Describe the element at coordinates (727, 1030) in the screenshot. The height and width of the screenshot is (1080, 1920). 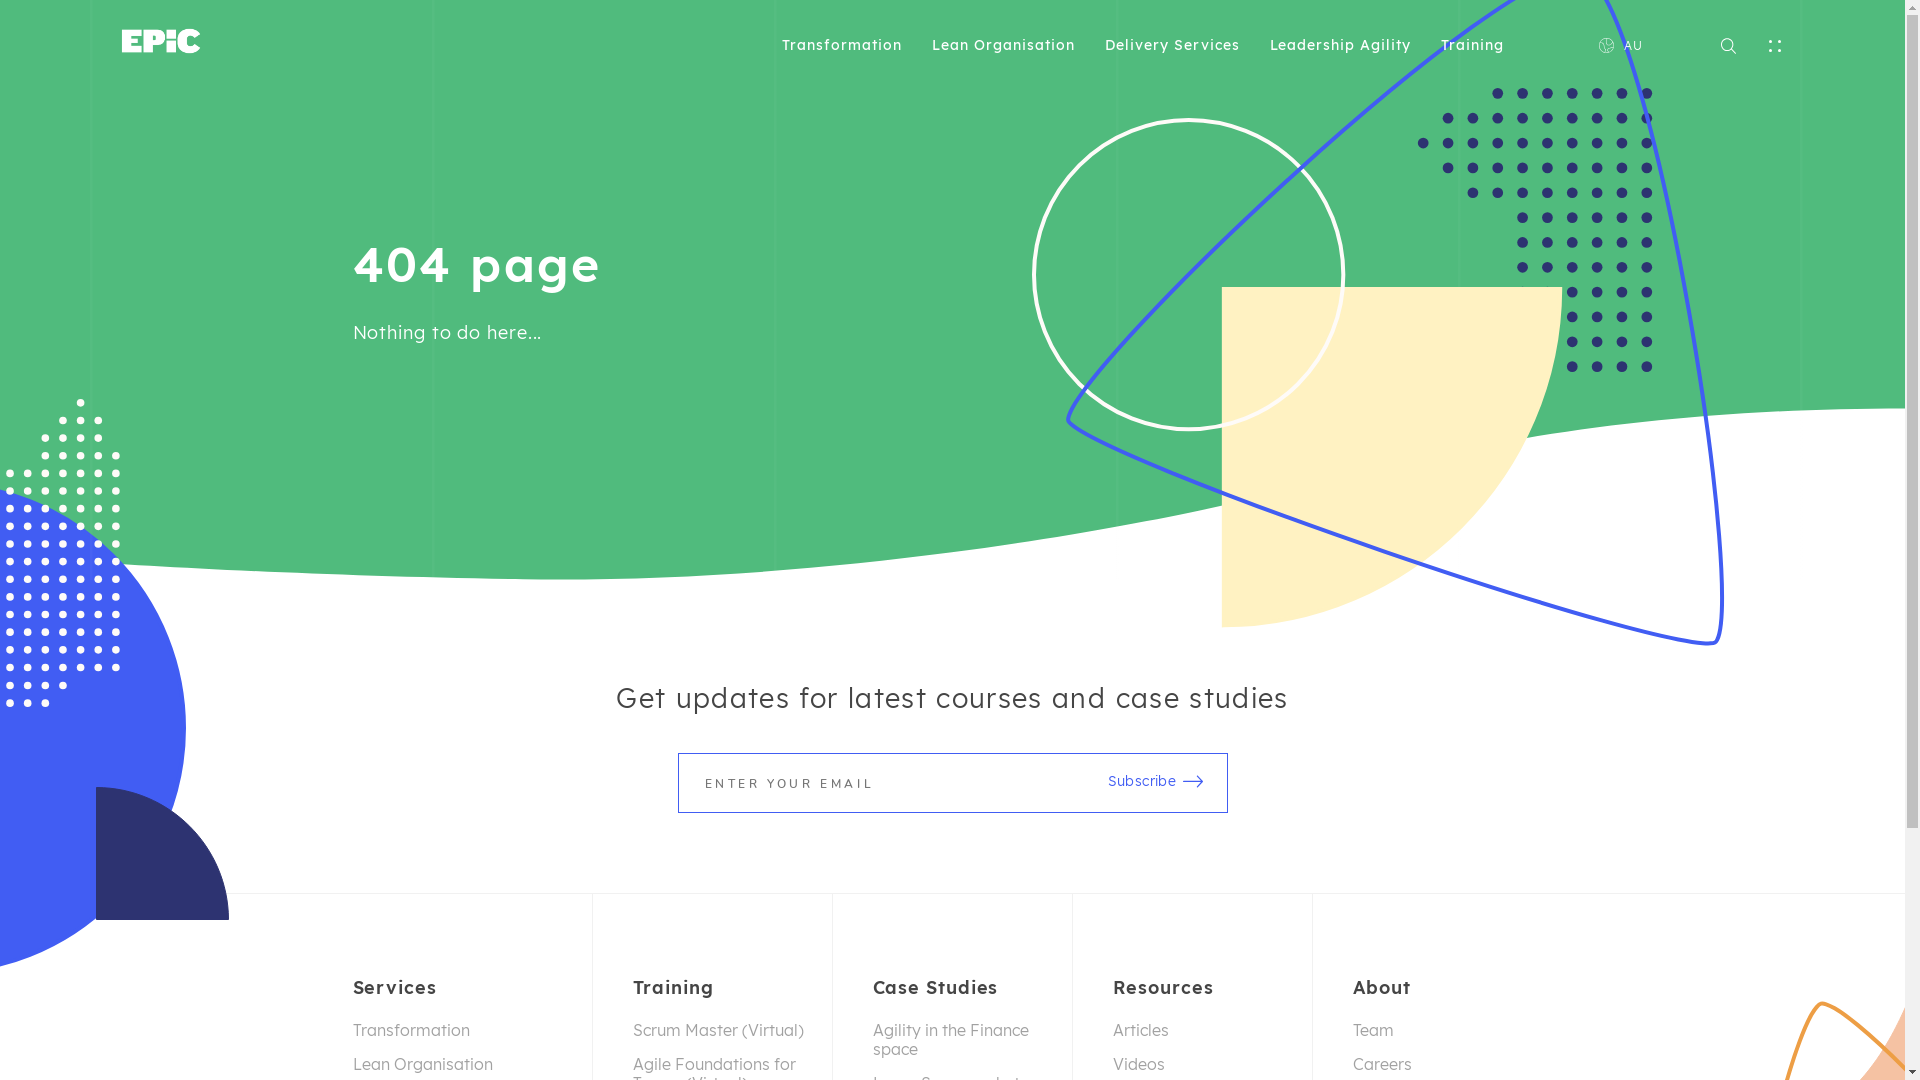
I see `'Scrum Master (Virtual)'` at that location.